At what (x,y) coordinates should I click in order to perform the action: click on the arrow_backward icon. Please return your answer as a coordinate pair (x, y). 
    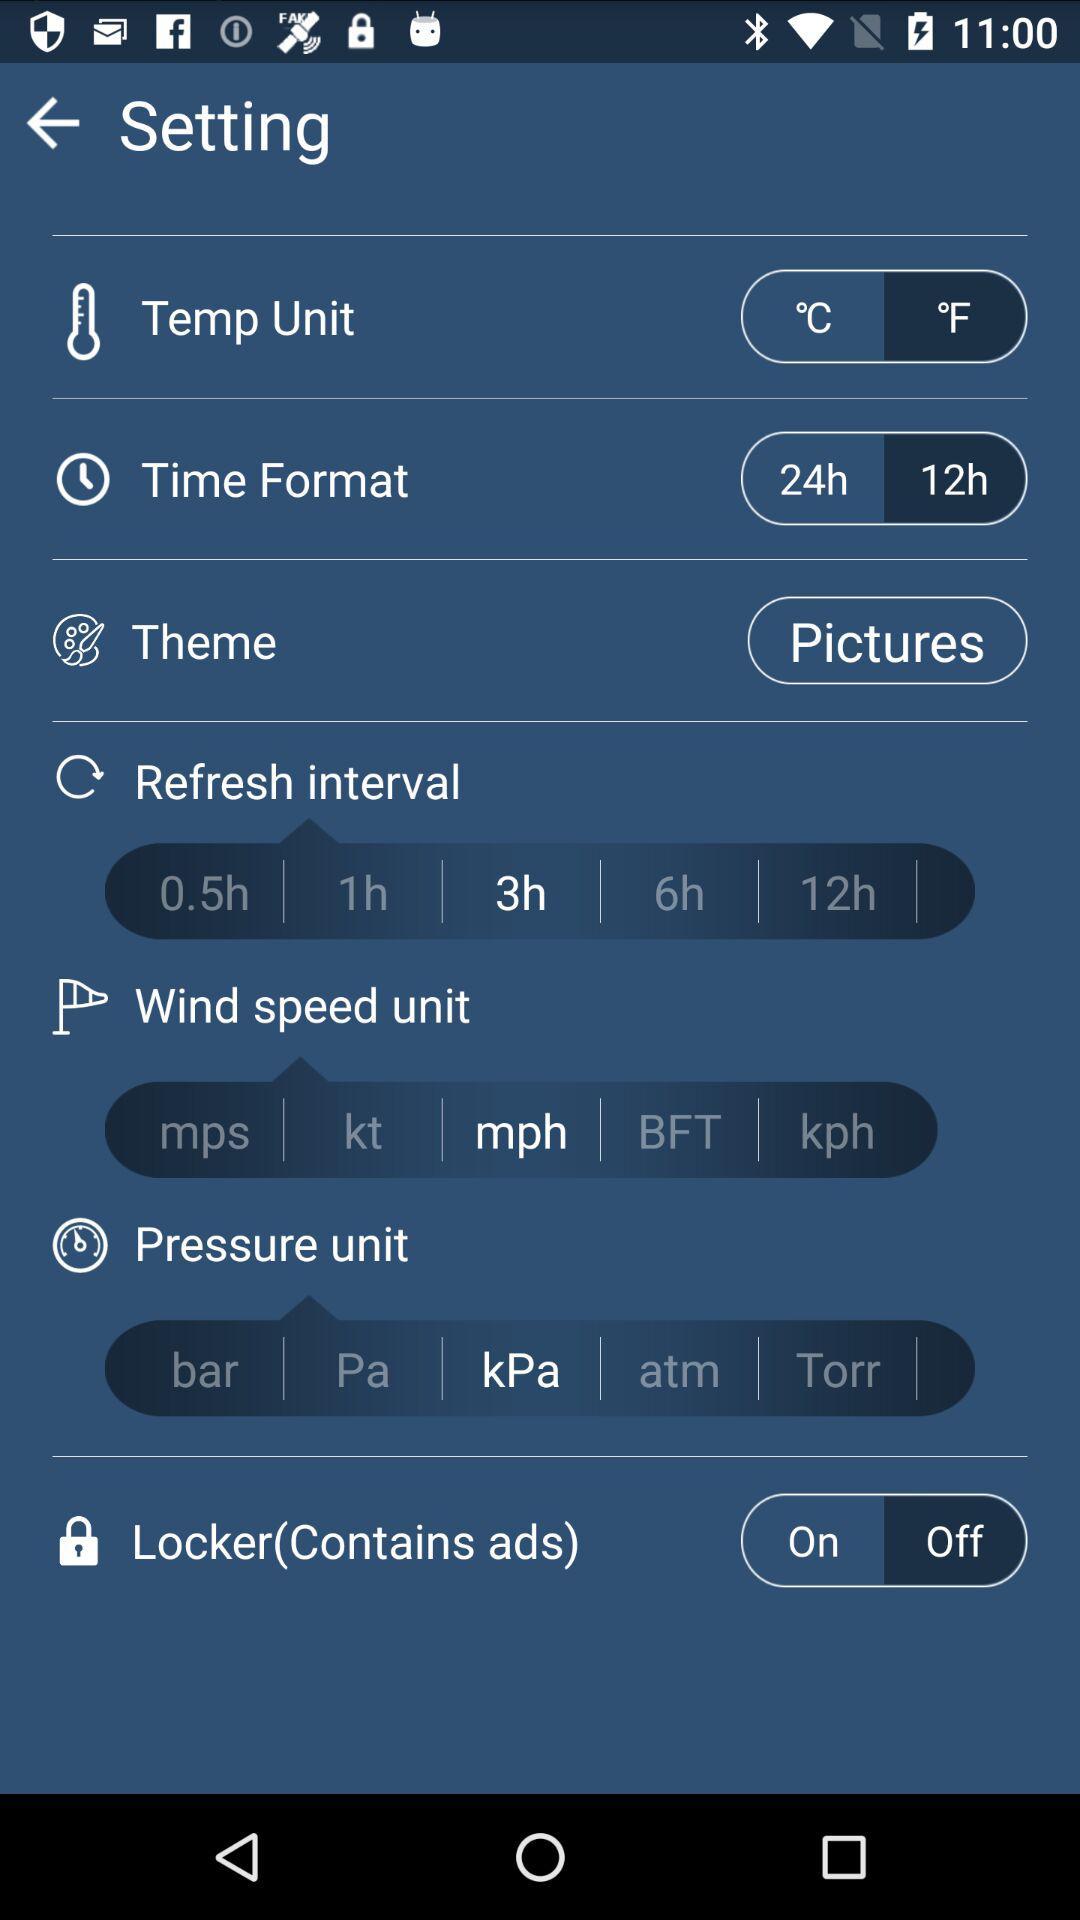
    Looking at the image, I should click on (51, 129).